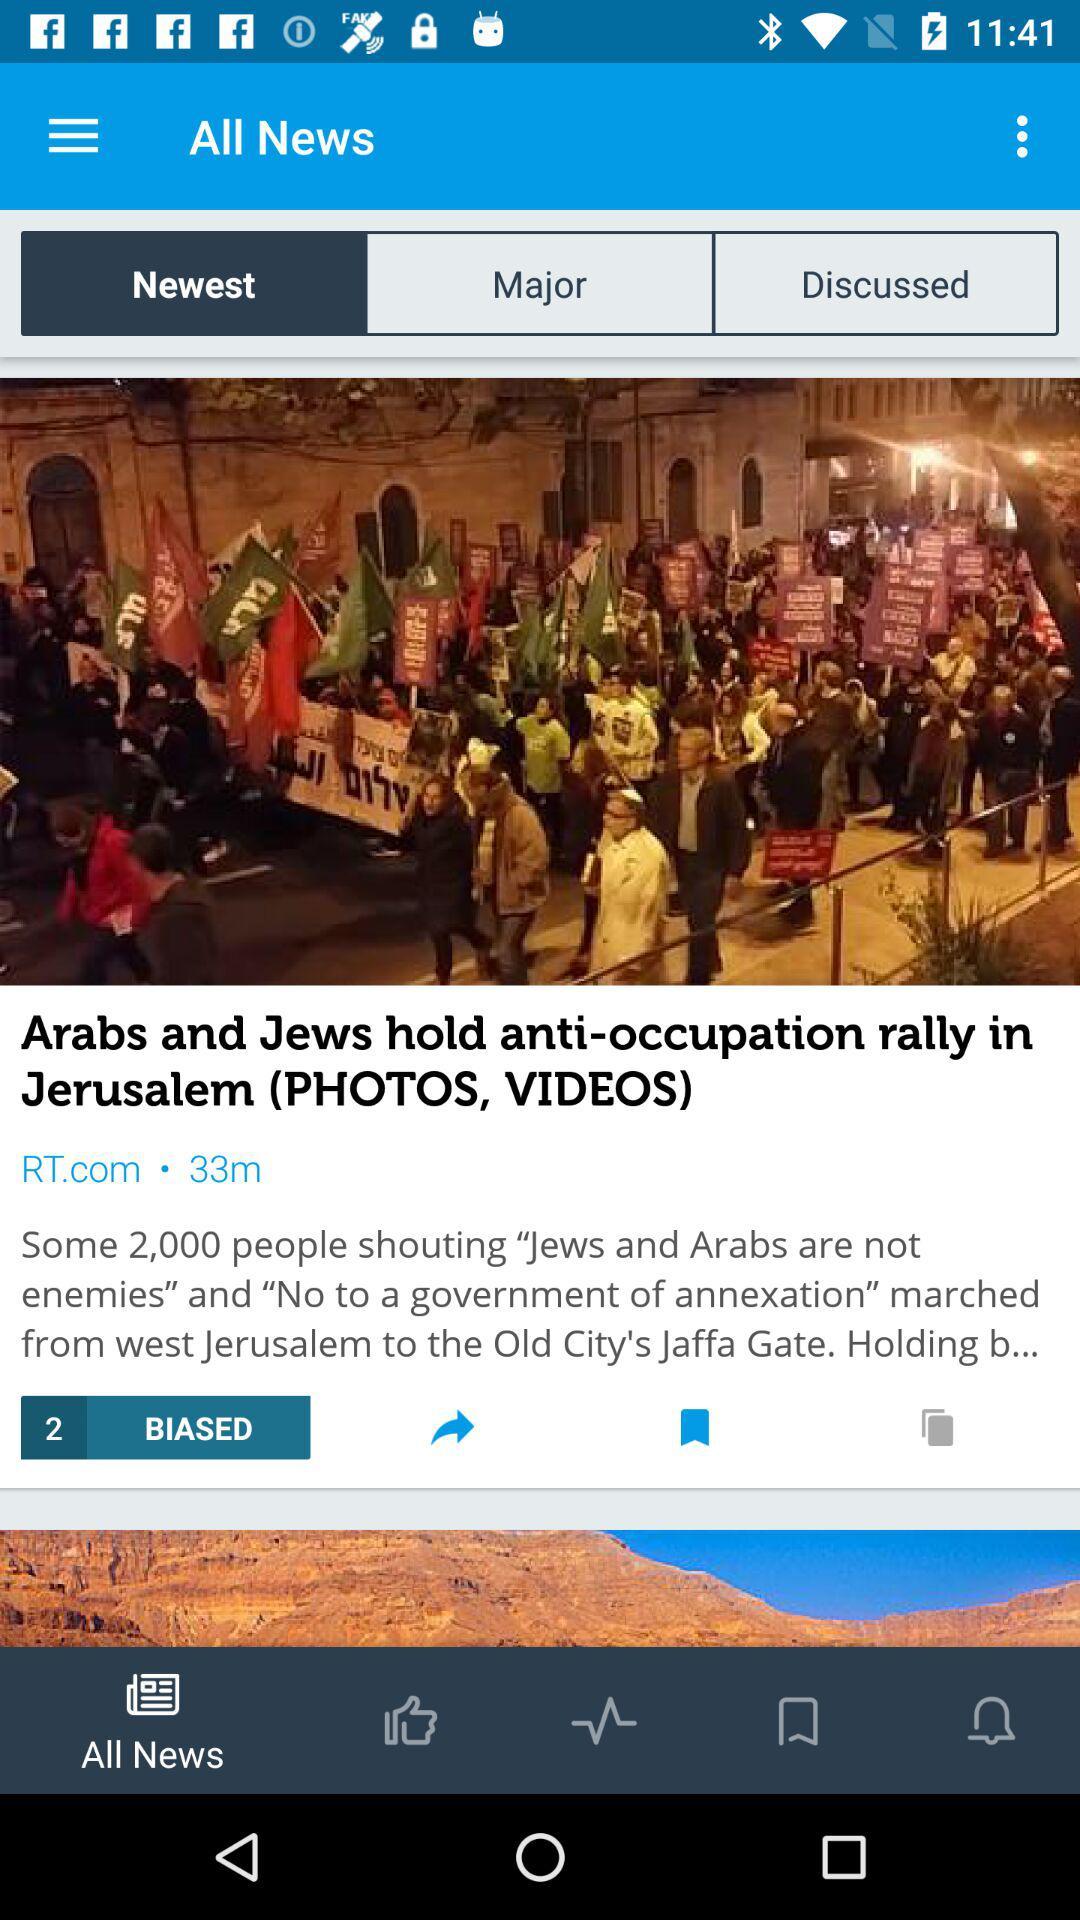  I want to click on the discussed icon, so click(884, 282).